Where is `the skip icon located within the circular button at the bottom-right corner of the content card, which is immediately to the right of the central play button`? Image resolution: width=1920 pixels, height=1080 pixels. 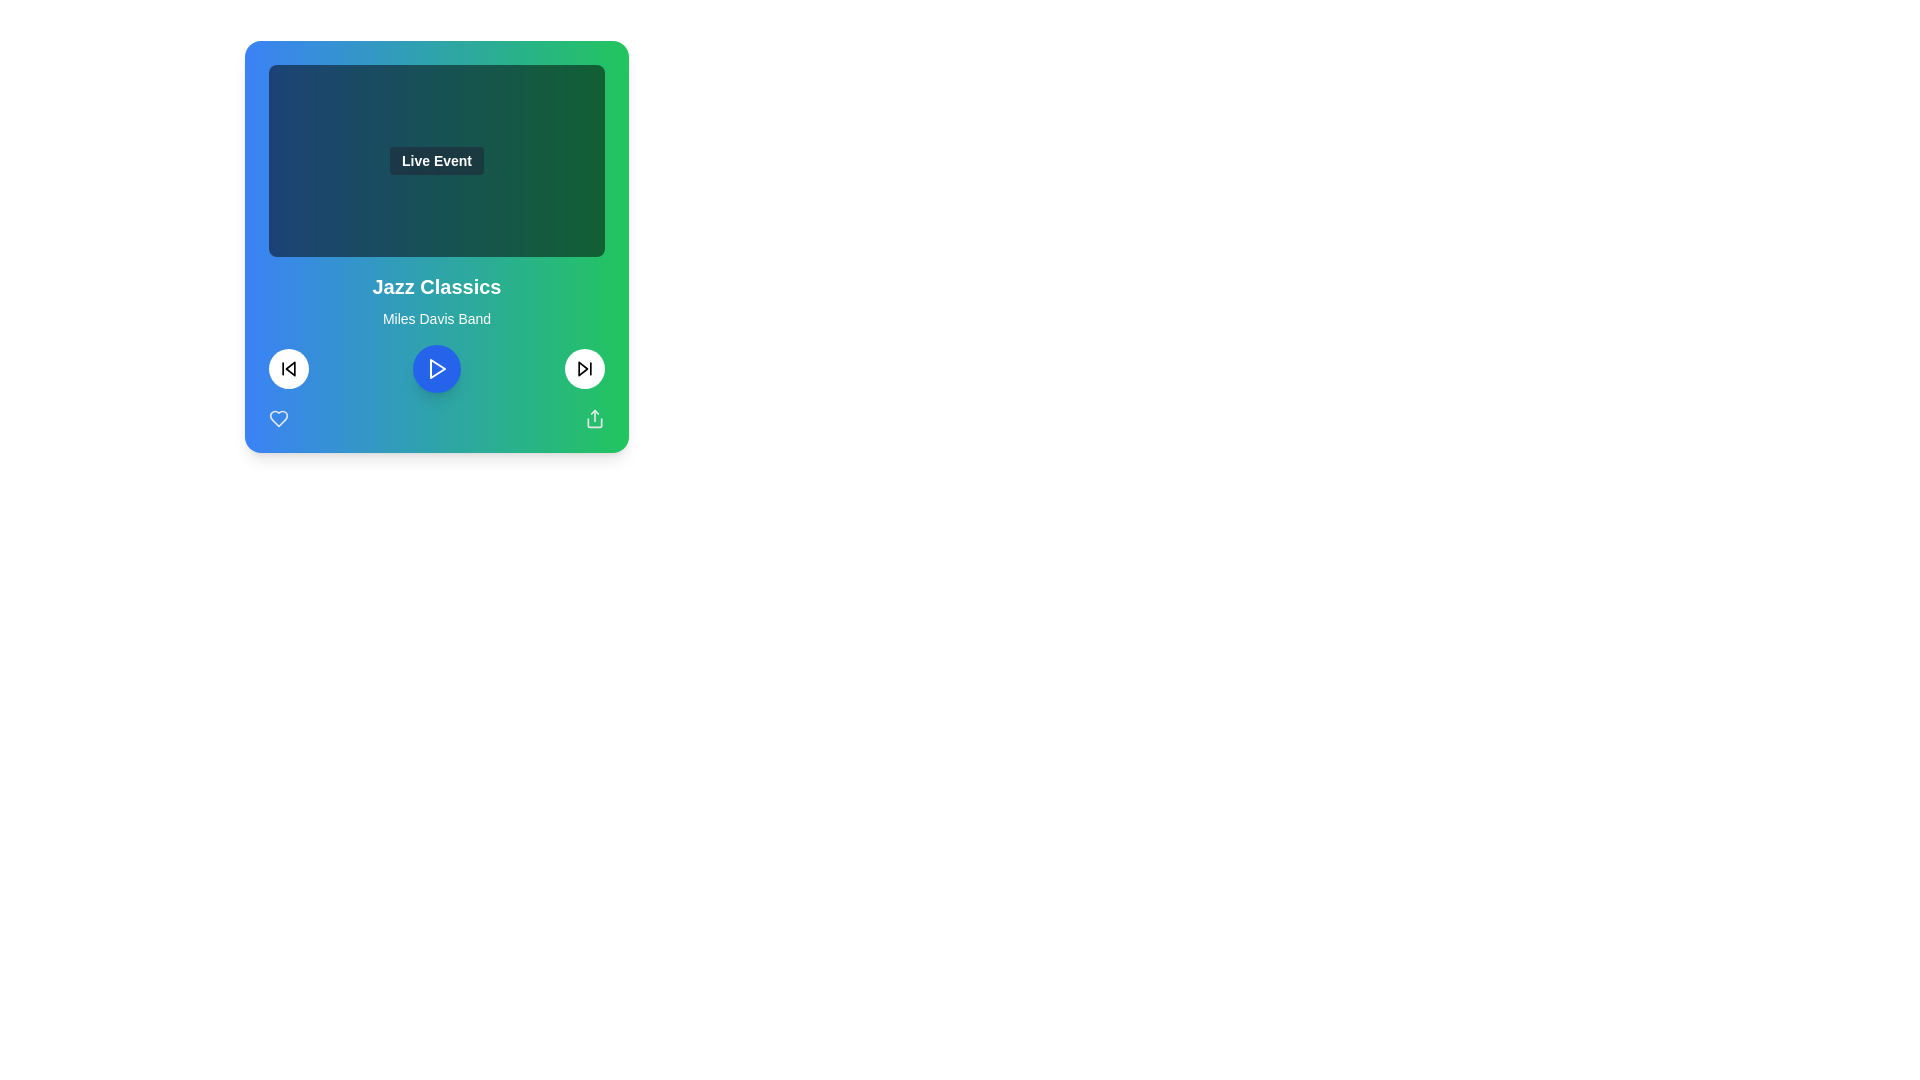 the skip icon located within the circular button at the bottom-right corner of the content card, which is immediately to the right of the central play button is located at coordinates (584, 369).